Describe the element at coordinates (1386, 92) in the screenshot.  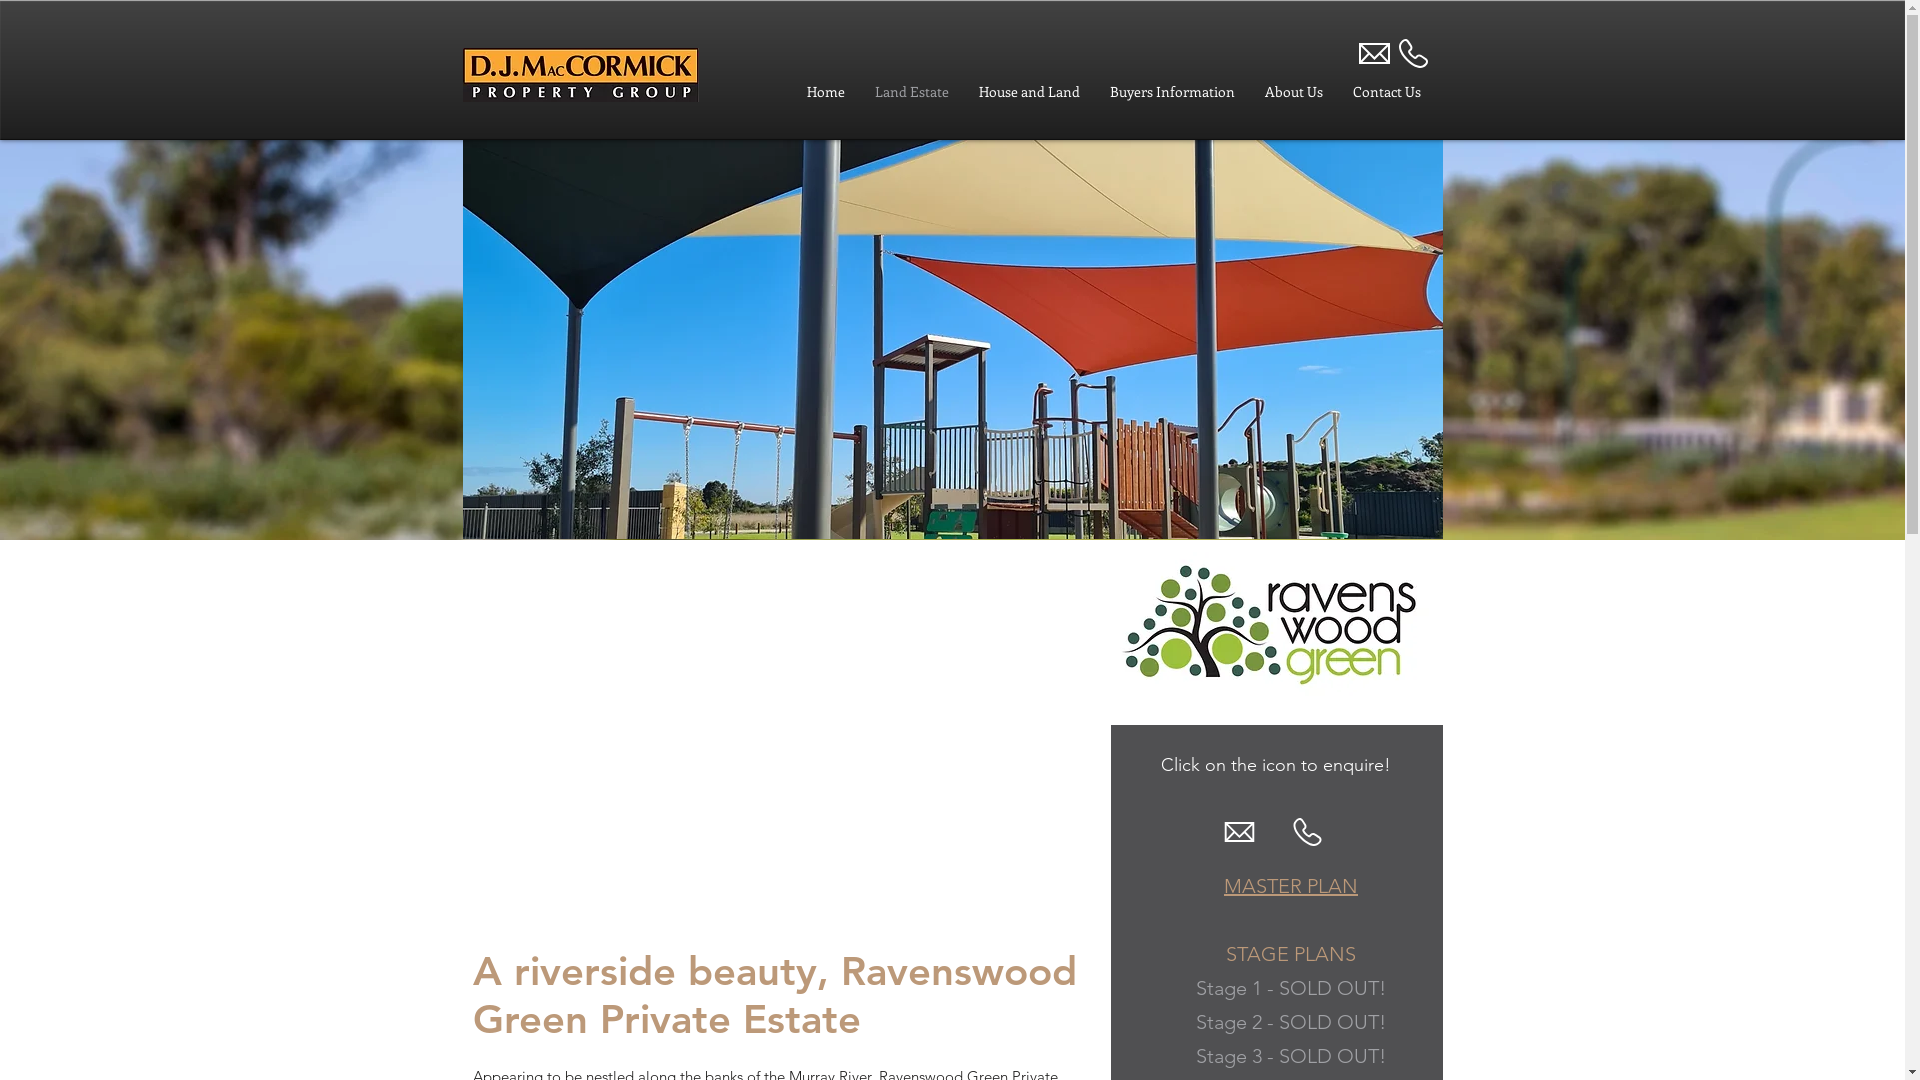
I see `'Contact Us'` at that location.